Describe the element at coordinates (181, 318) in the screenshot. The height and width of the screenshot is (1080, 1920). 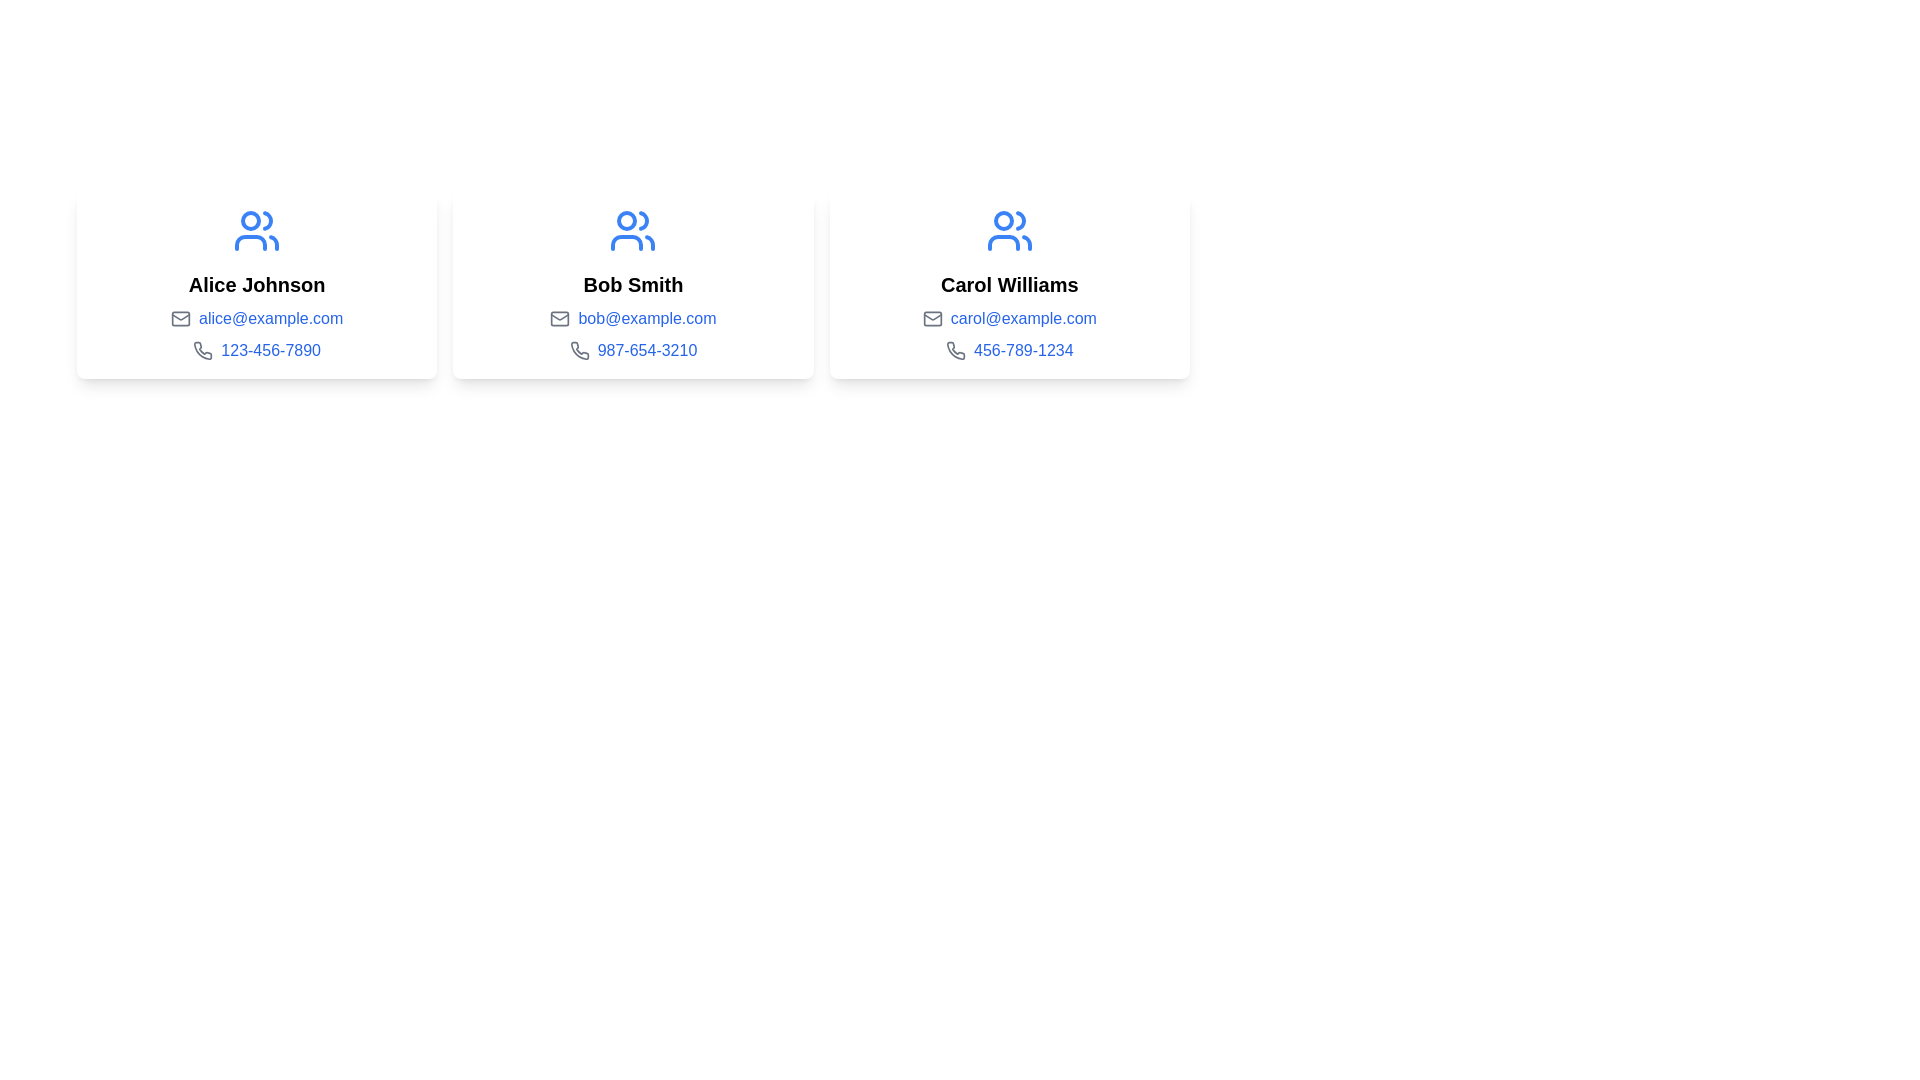
I see `the email icon associated with 'Alice Johnson' in the contact card, positioned to the left of 'alice@example.com'` at that location.